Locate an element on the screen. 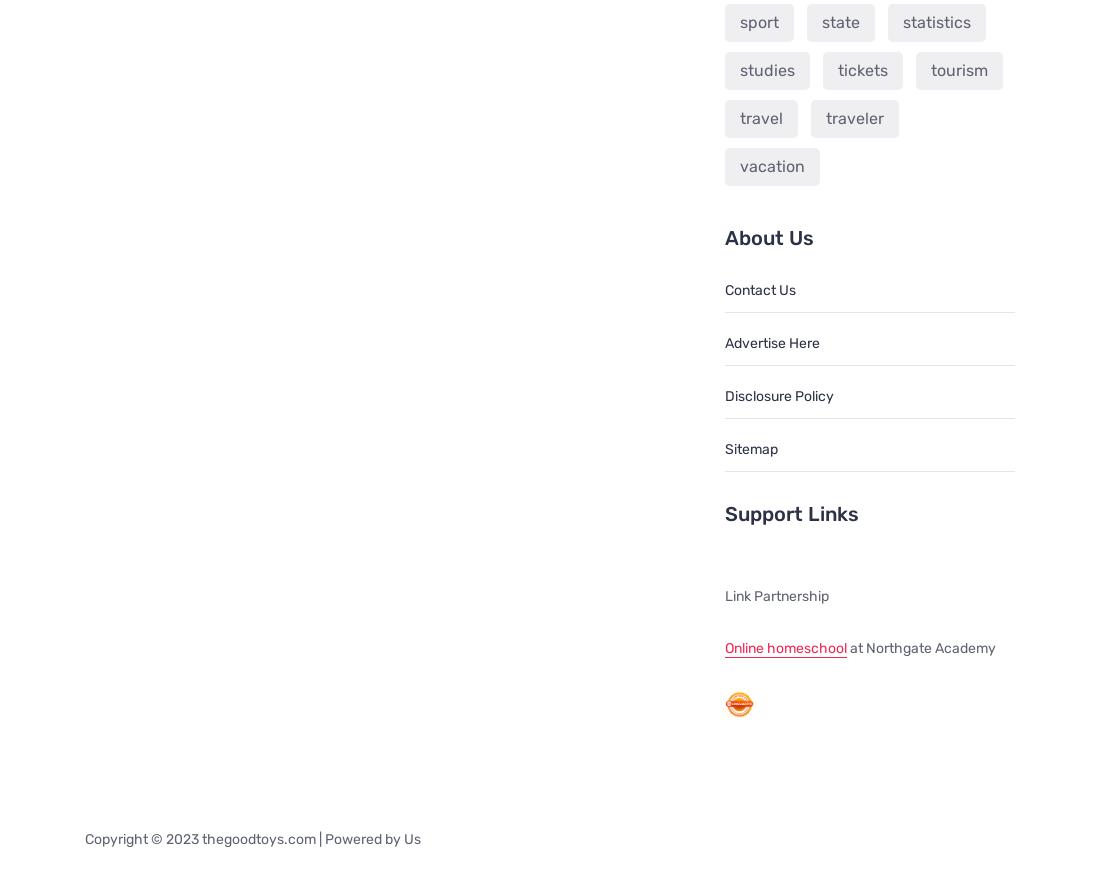 The width and height of the screenshot is (1100, 879). 'Online homeschool' is located at coordinates (784, 646).